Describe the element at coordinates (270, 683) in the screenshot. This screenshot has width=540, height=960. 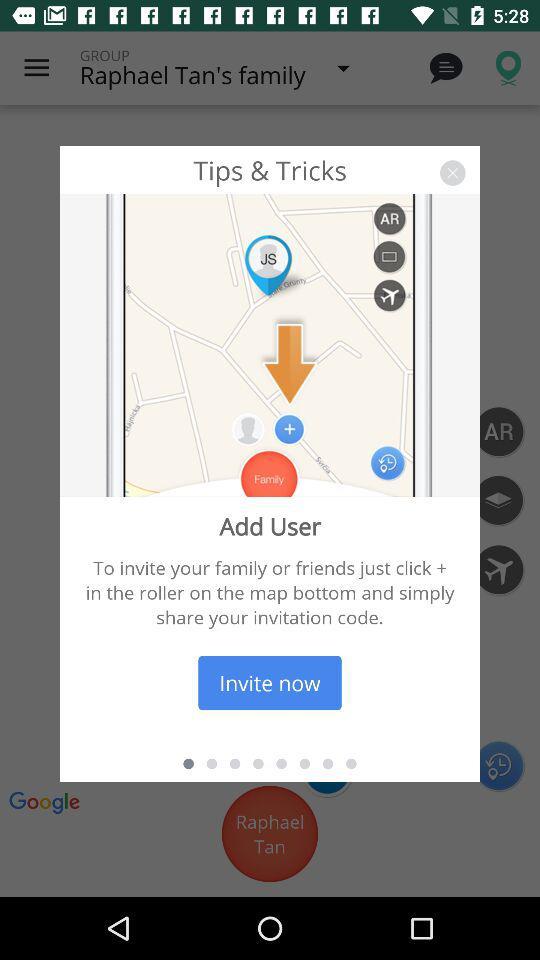
I see `icon below the to invite your item` at that location.